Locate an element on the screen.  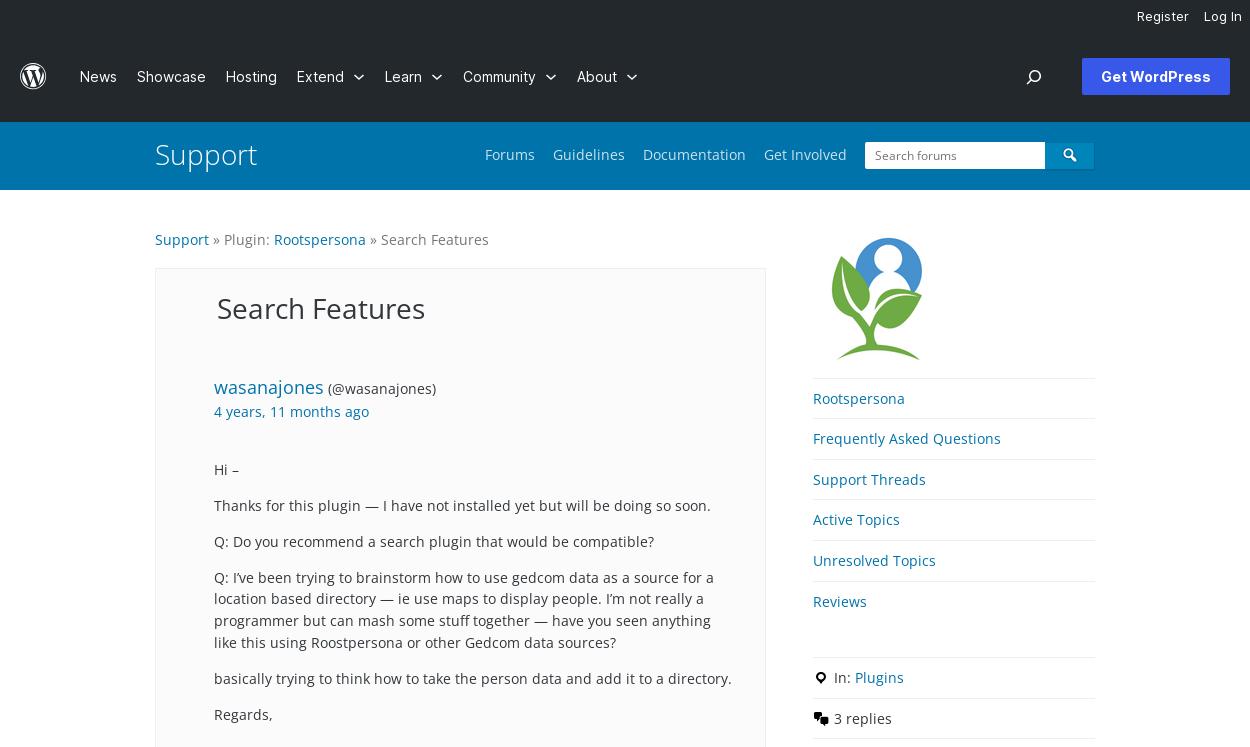
'Get Involved' is located at coordinates (805, 153).